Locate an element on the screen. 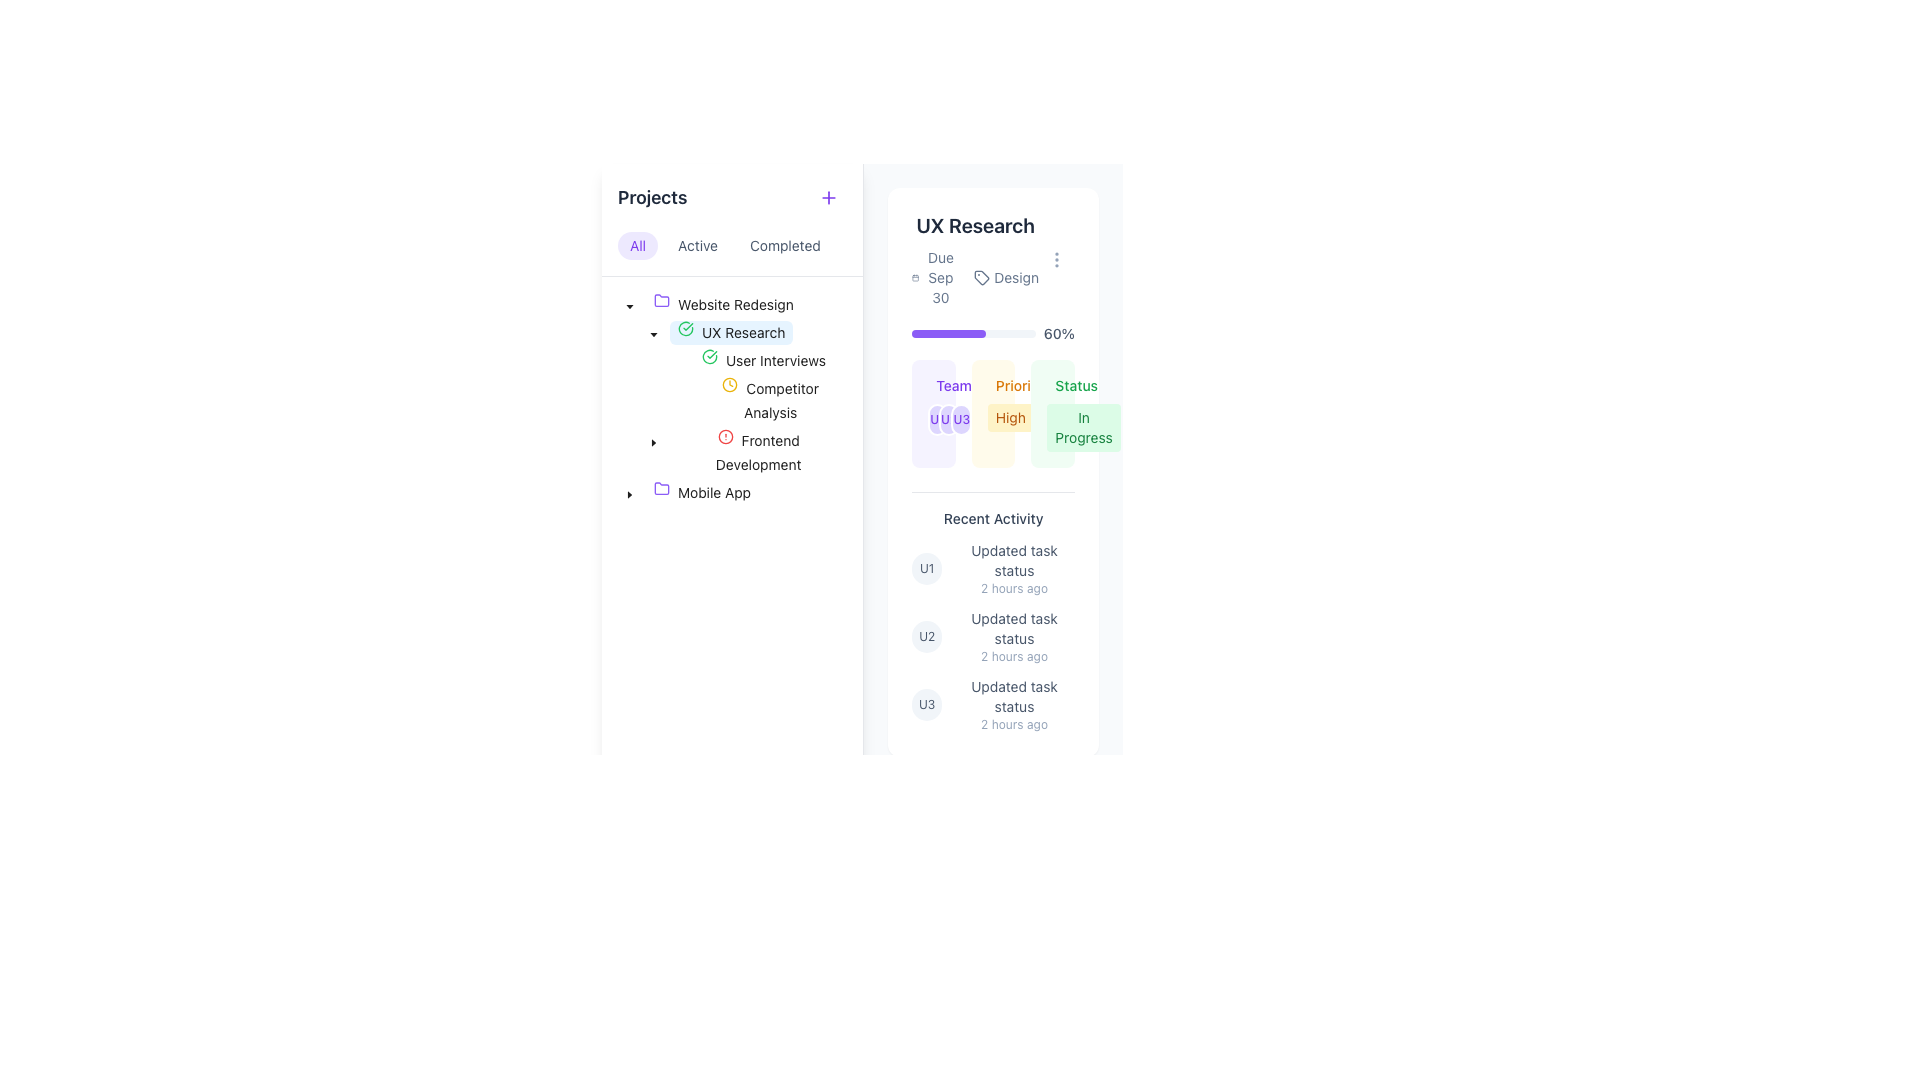 This screenshot has width=1920, height=1080. the 'Completed' button, which is a text-only button styled as a tag is located at coordinates (784, 245).